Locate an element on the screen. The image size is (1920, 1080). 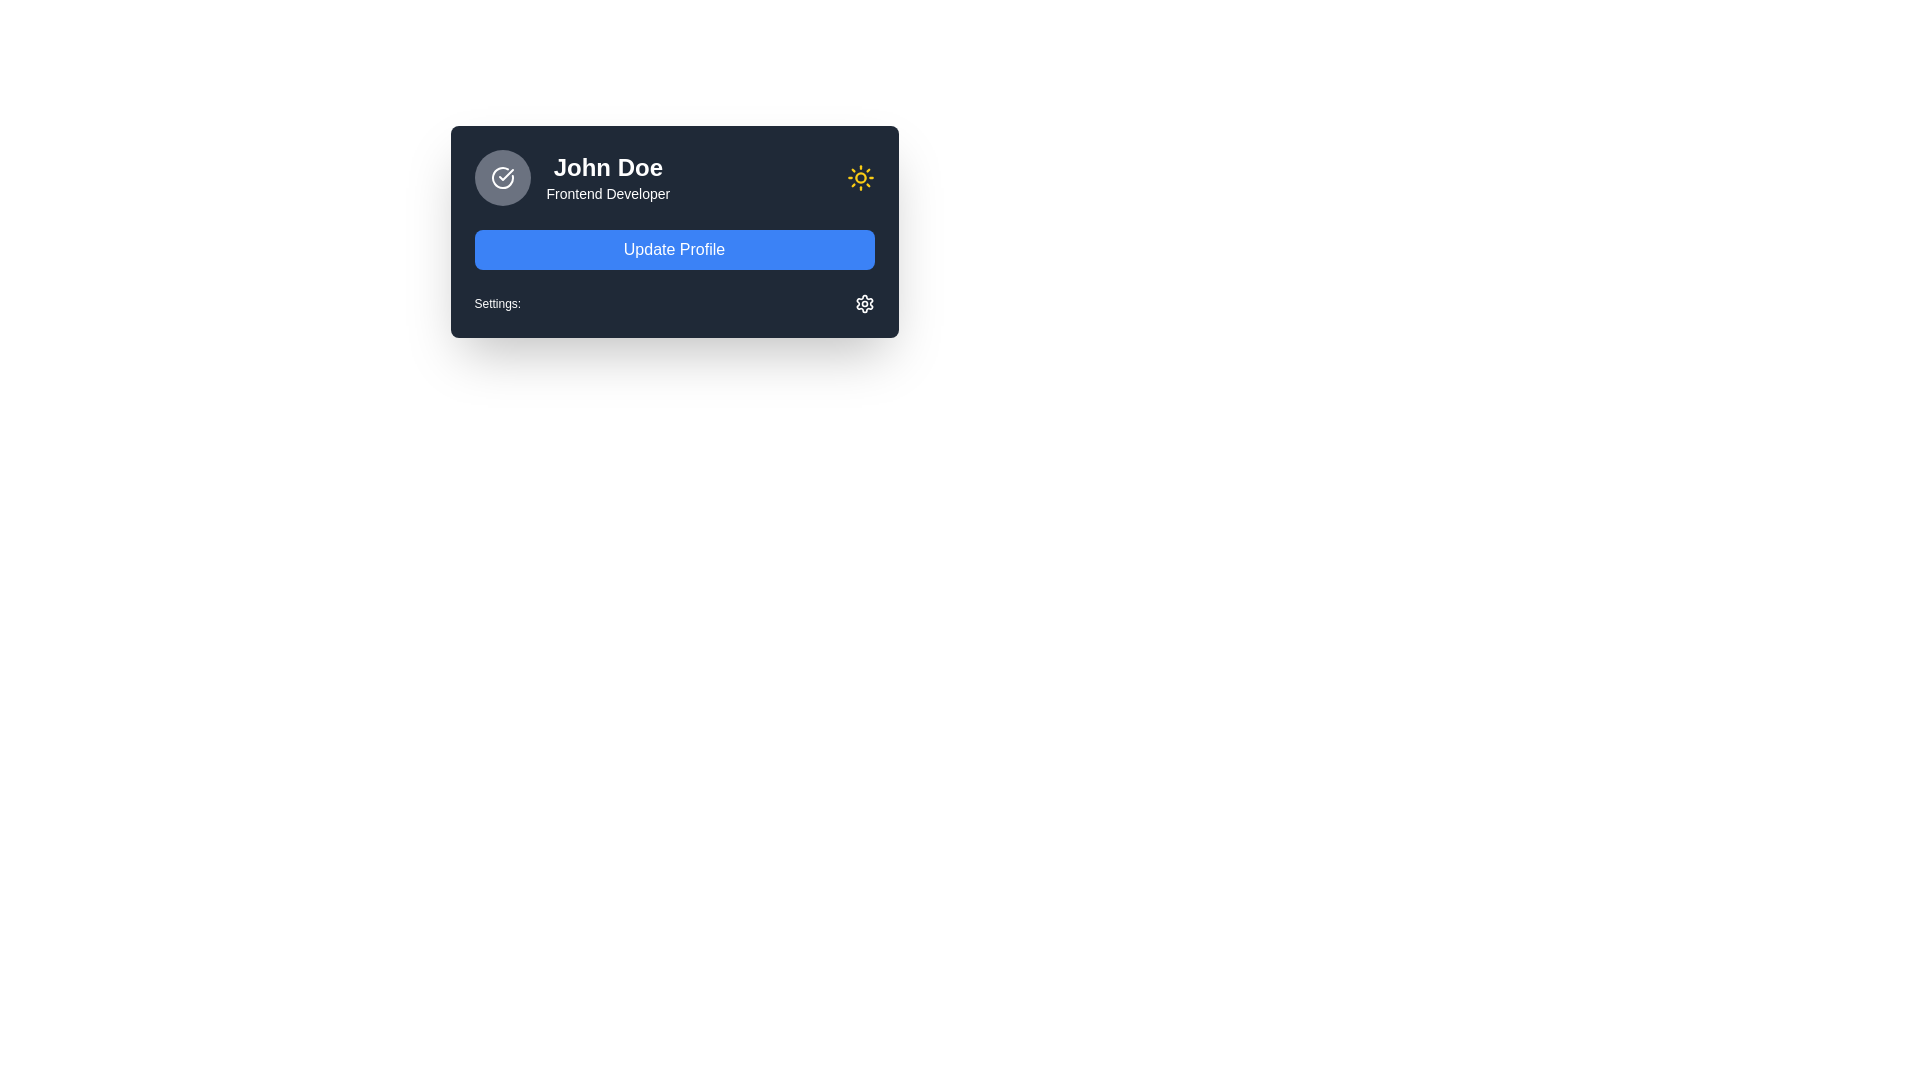
the gear or cogwheel icon in the top right corner of the user information card is located at coordinates (864, 304).